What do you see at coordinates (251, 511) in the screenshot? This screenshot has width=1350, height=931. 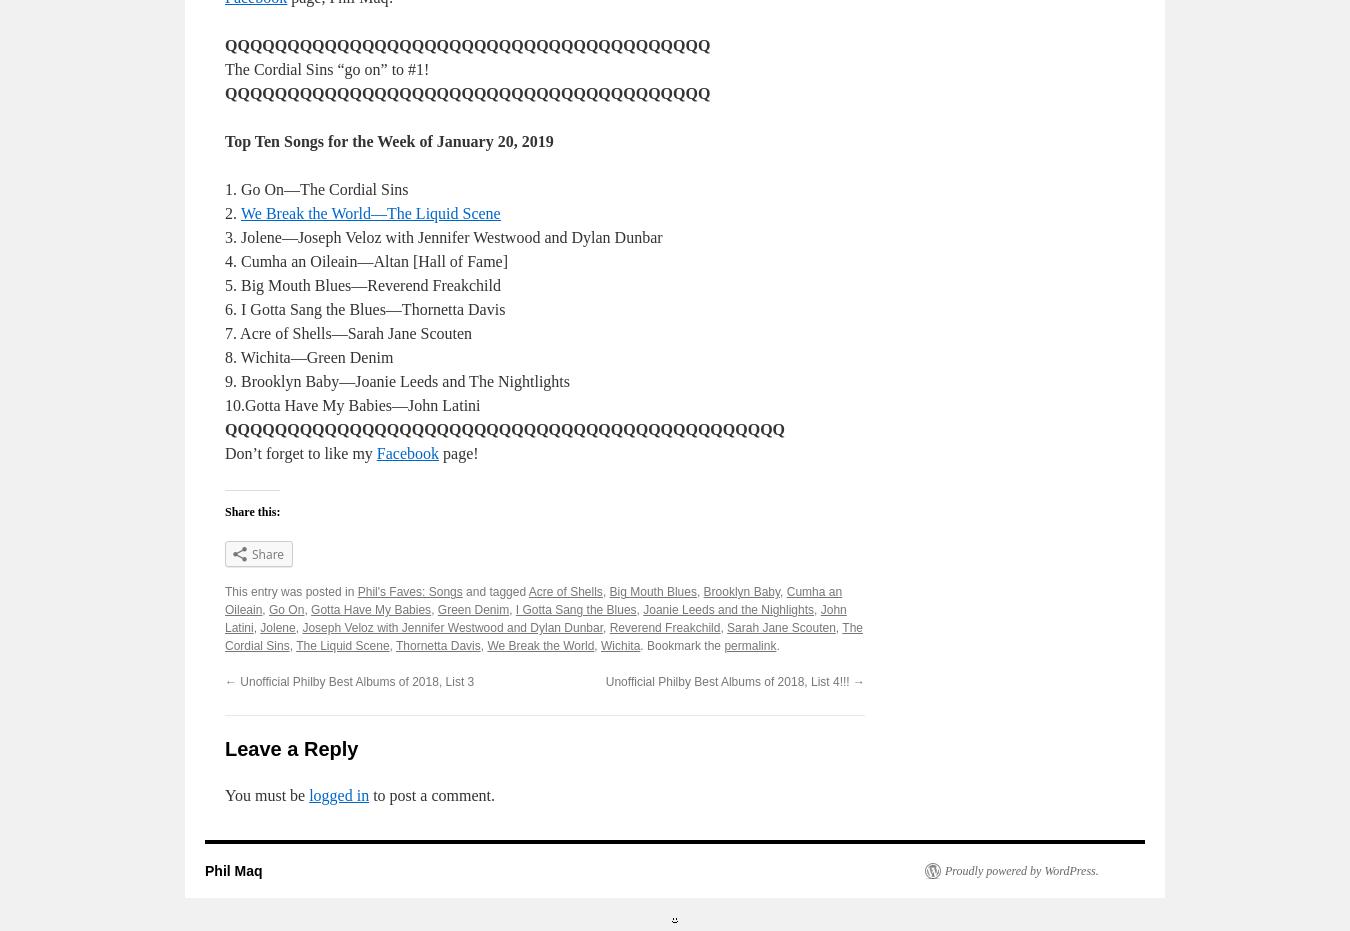 I see `'Share this:'` at bounding box center [251, 511].